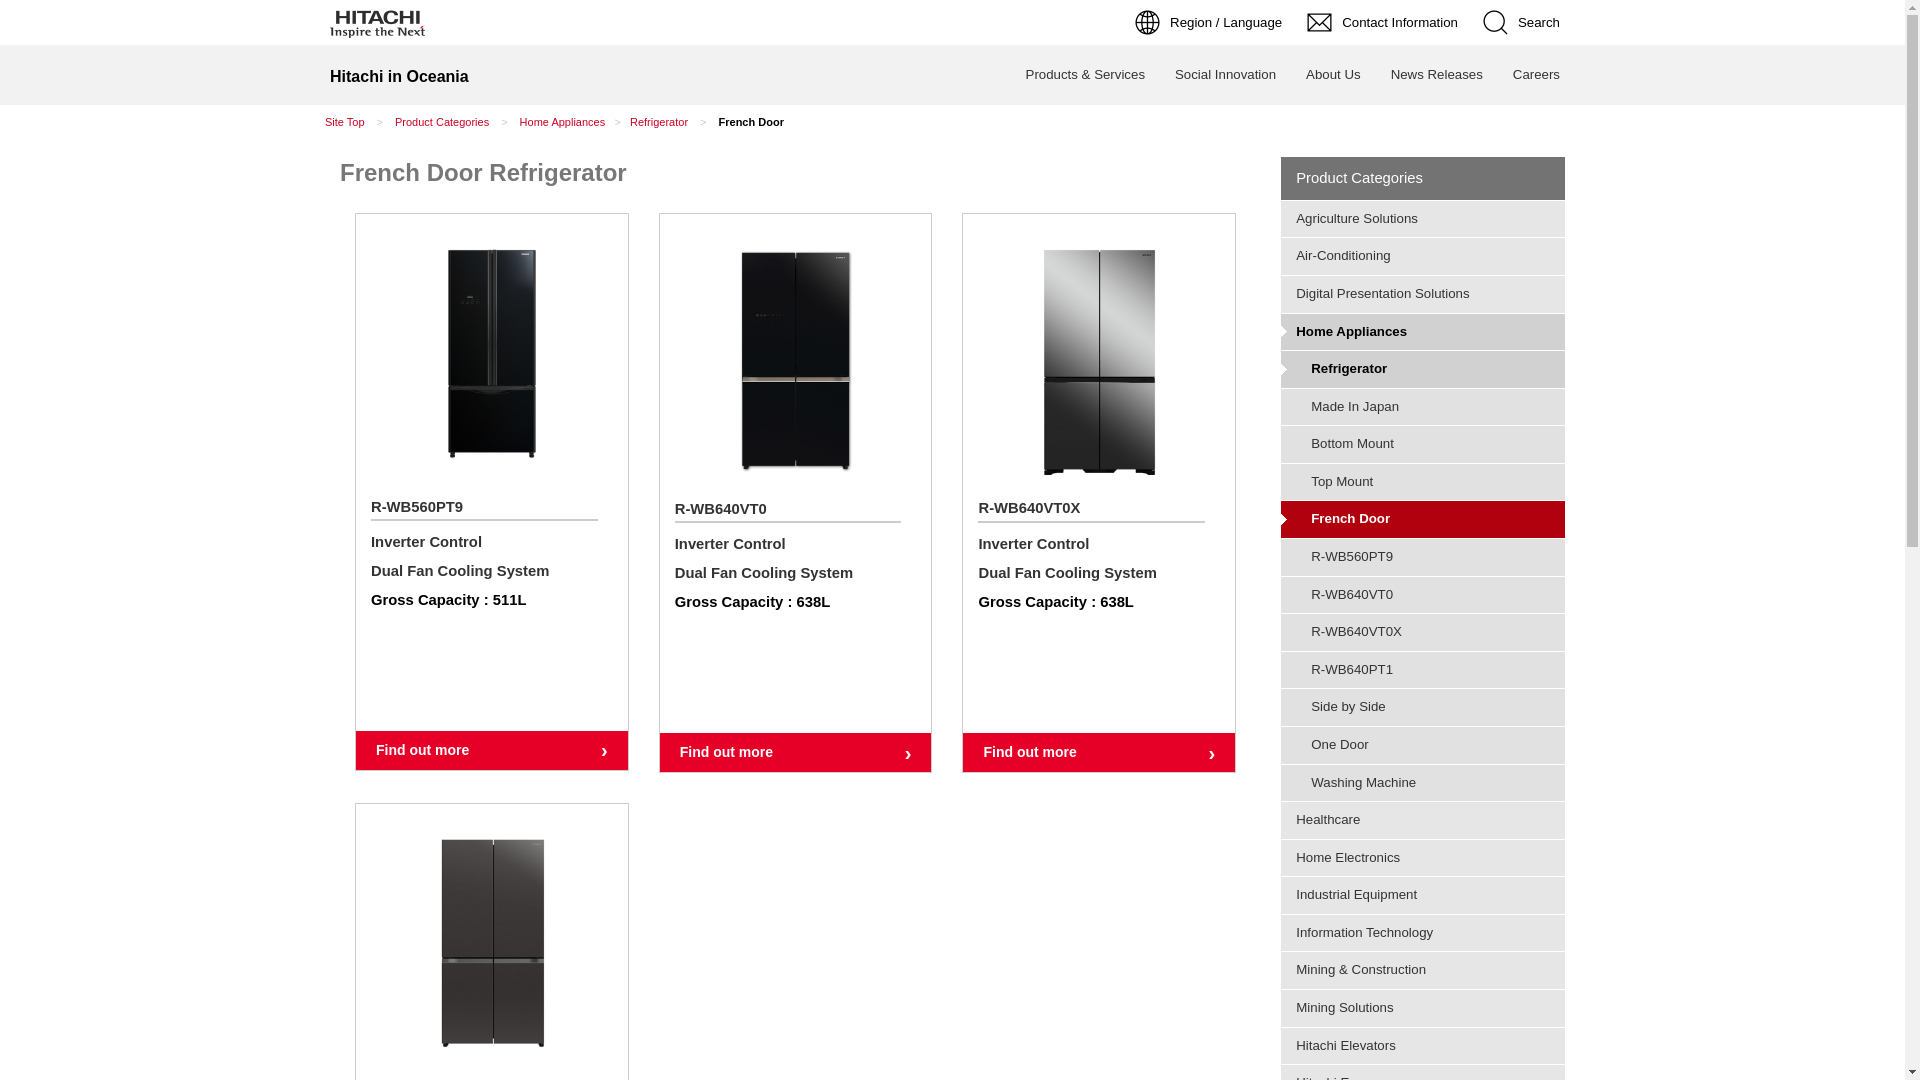 This screenshot has height=1080, width=1920. I want to click on 'Top Mount', so click(1421, 482).